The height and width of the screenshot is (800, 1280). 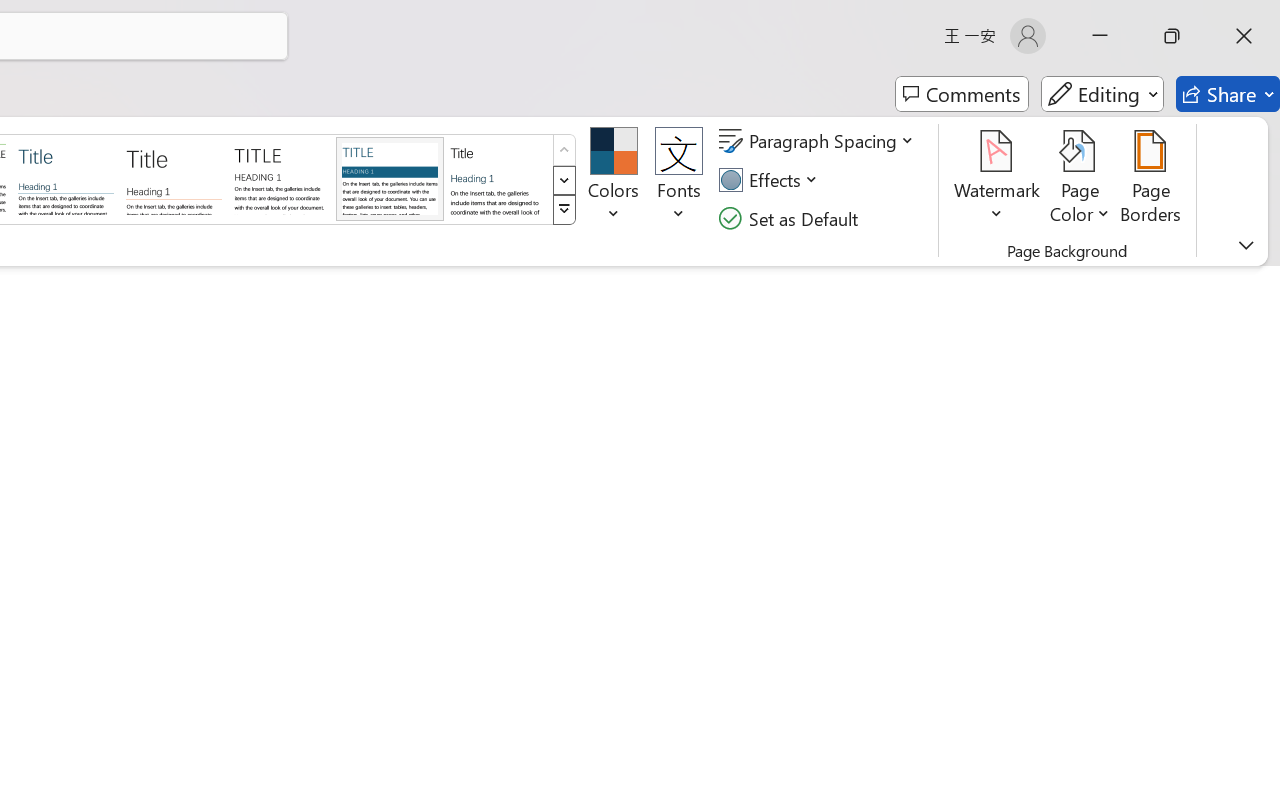 I want to click on 'Restore Down', so click(x=1172, y=35).